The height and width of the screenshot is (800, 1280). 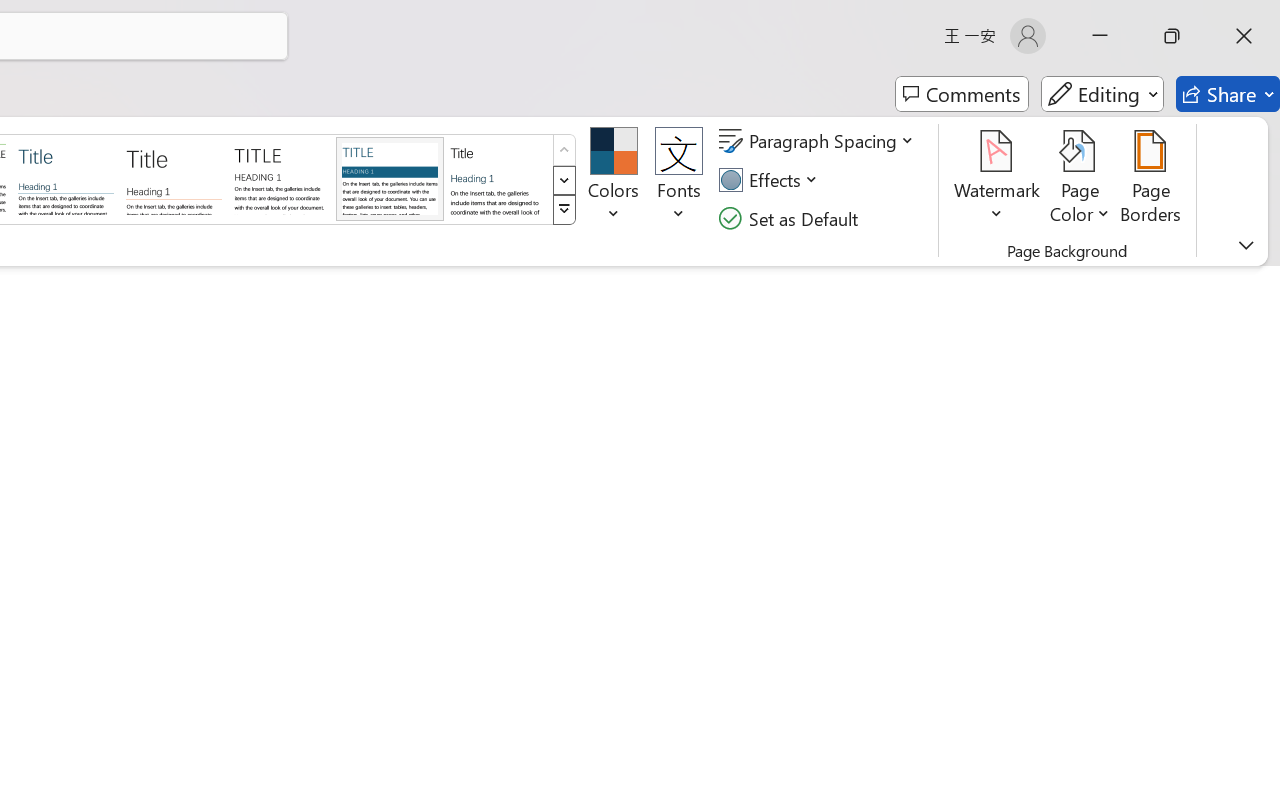 I want to click on 'Restore Down', so click(x=1172, y=35).